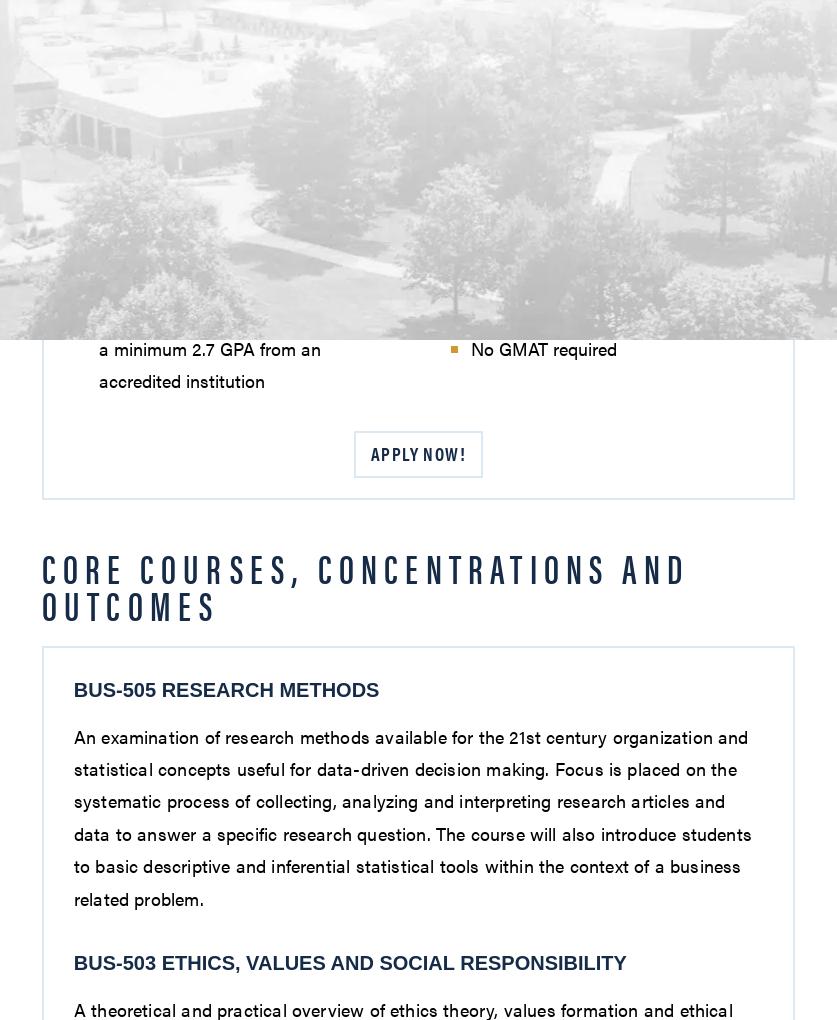 This screenshot has width=837, height=1020. What do you see at coordinates (541, 347) in the screenshot?
I see `'No GMAT required'` at bounding box center [541, 347].